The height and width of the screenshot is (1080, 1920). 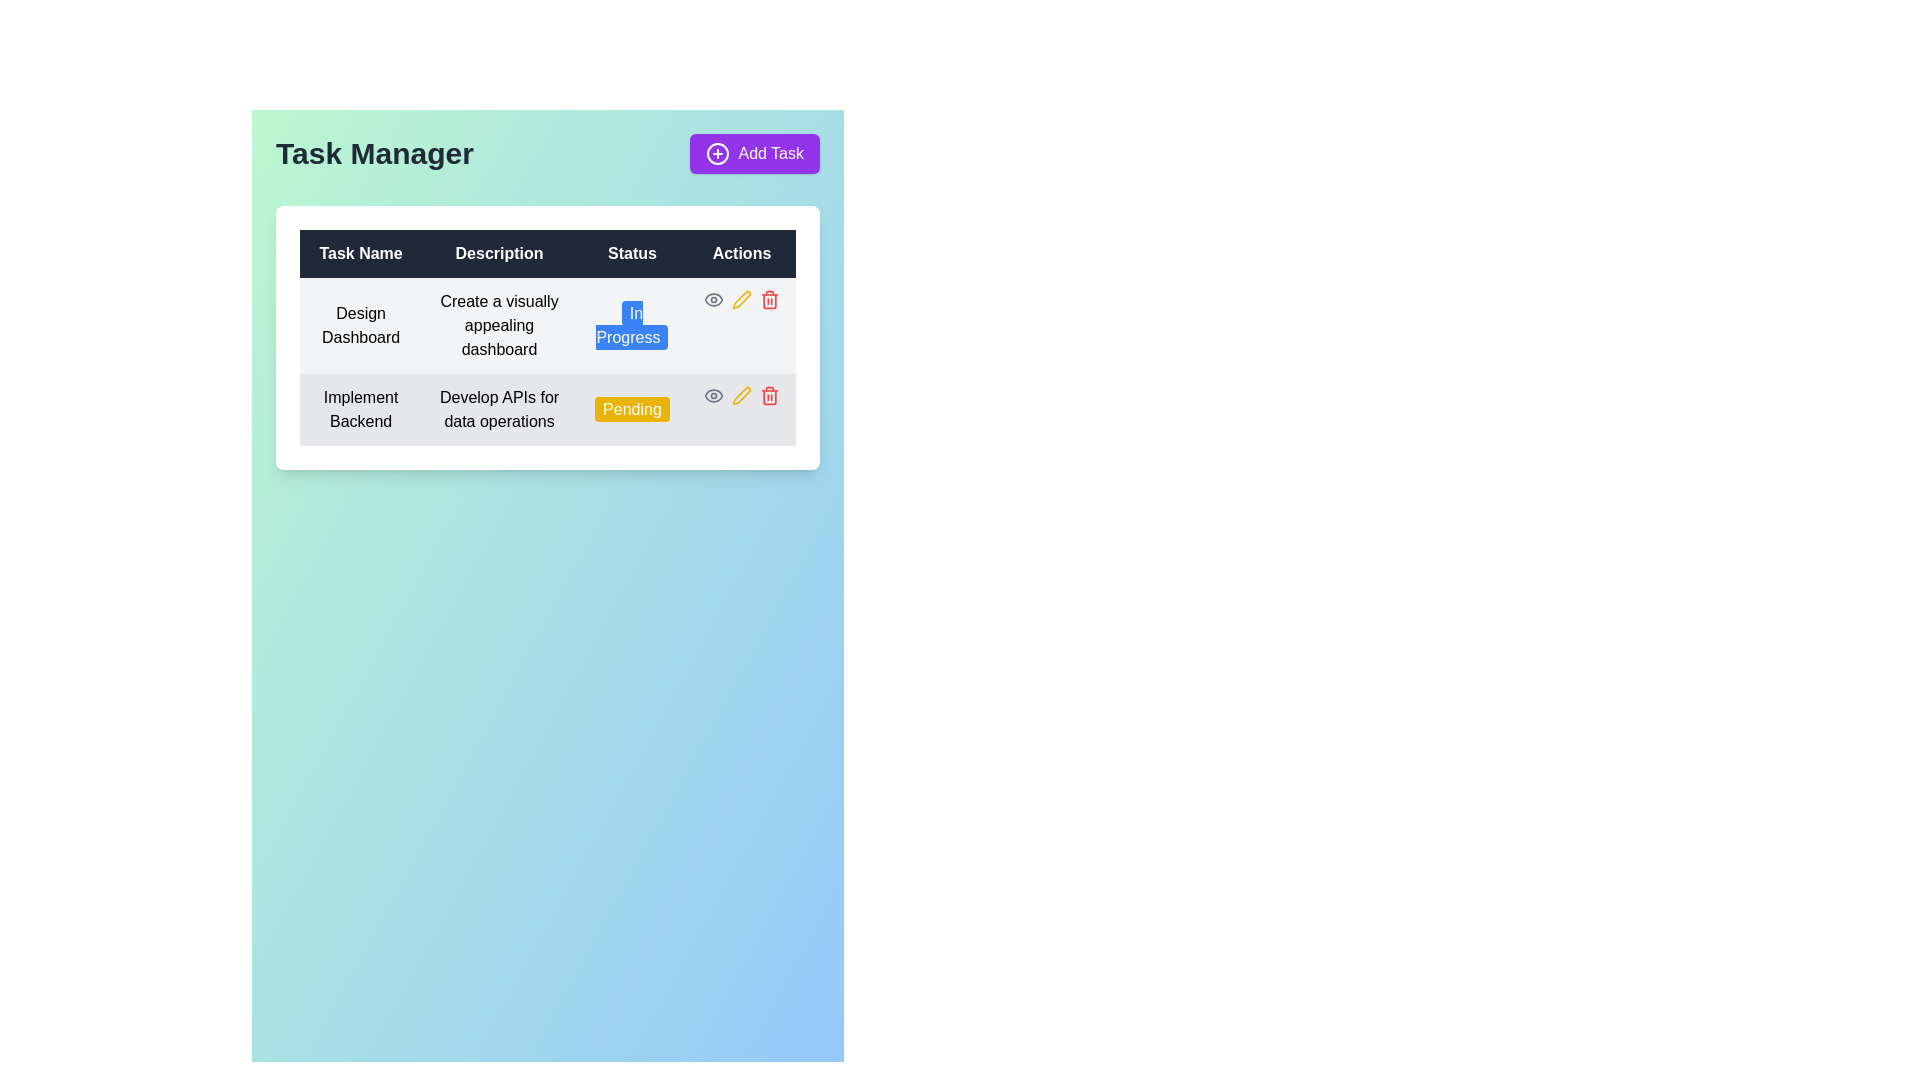 I want to click on the 'Status' text label element, which is a white text on a dark background located in the third column of the table header row, so click(x=631, y=253).